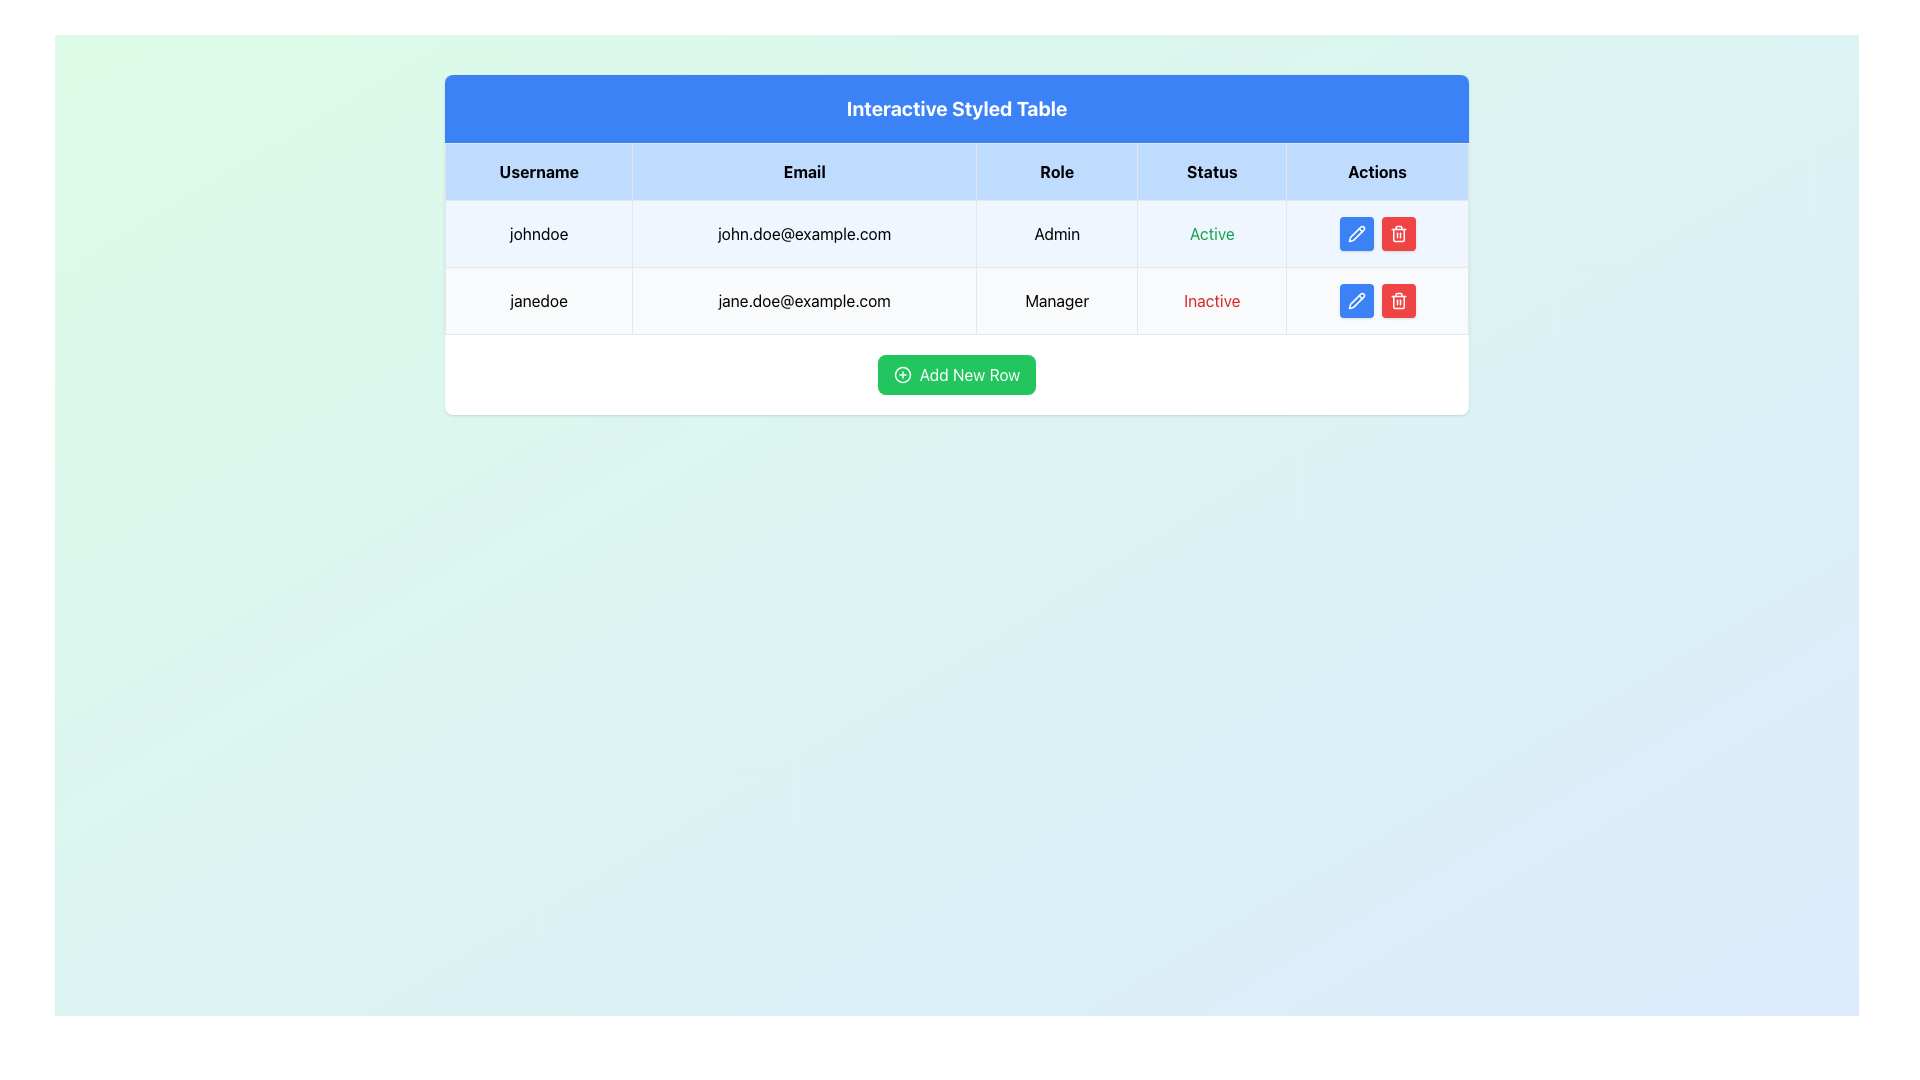  I want to click on the square button with a red background and white trash icon in the Actions column of the second row, so click(1397, 233).